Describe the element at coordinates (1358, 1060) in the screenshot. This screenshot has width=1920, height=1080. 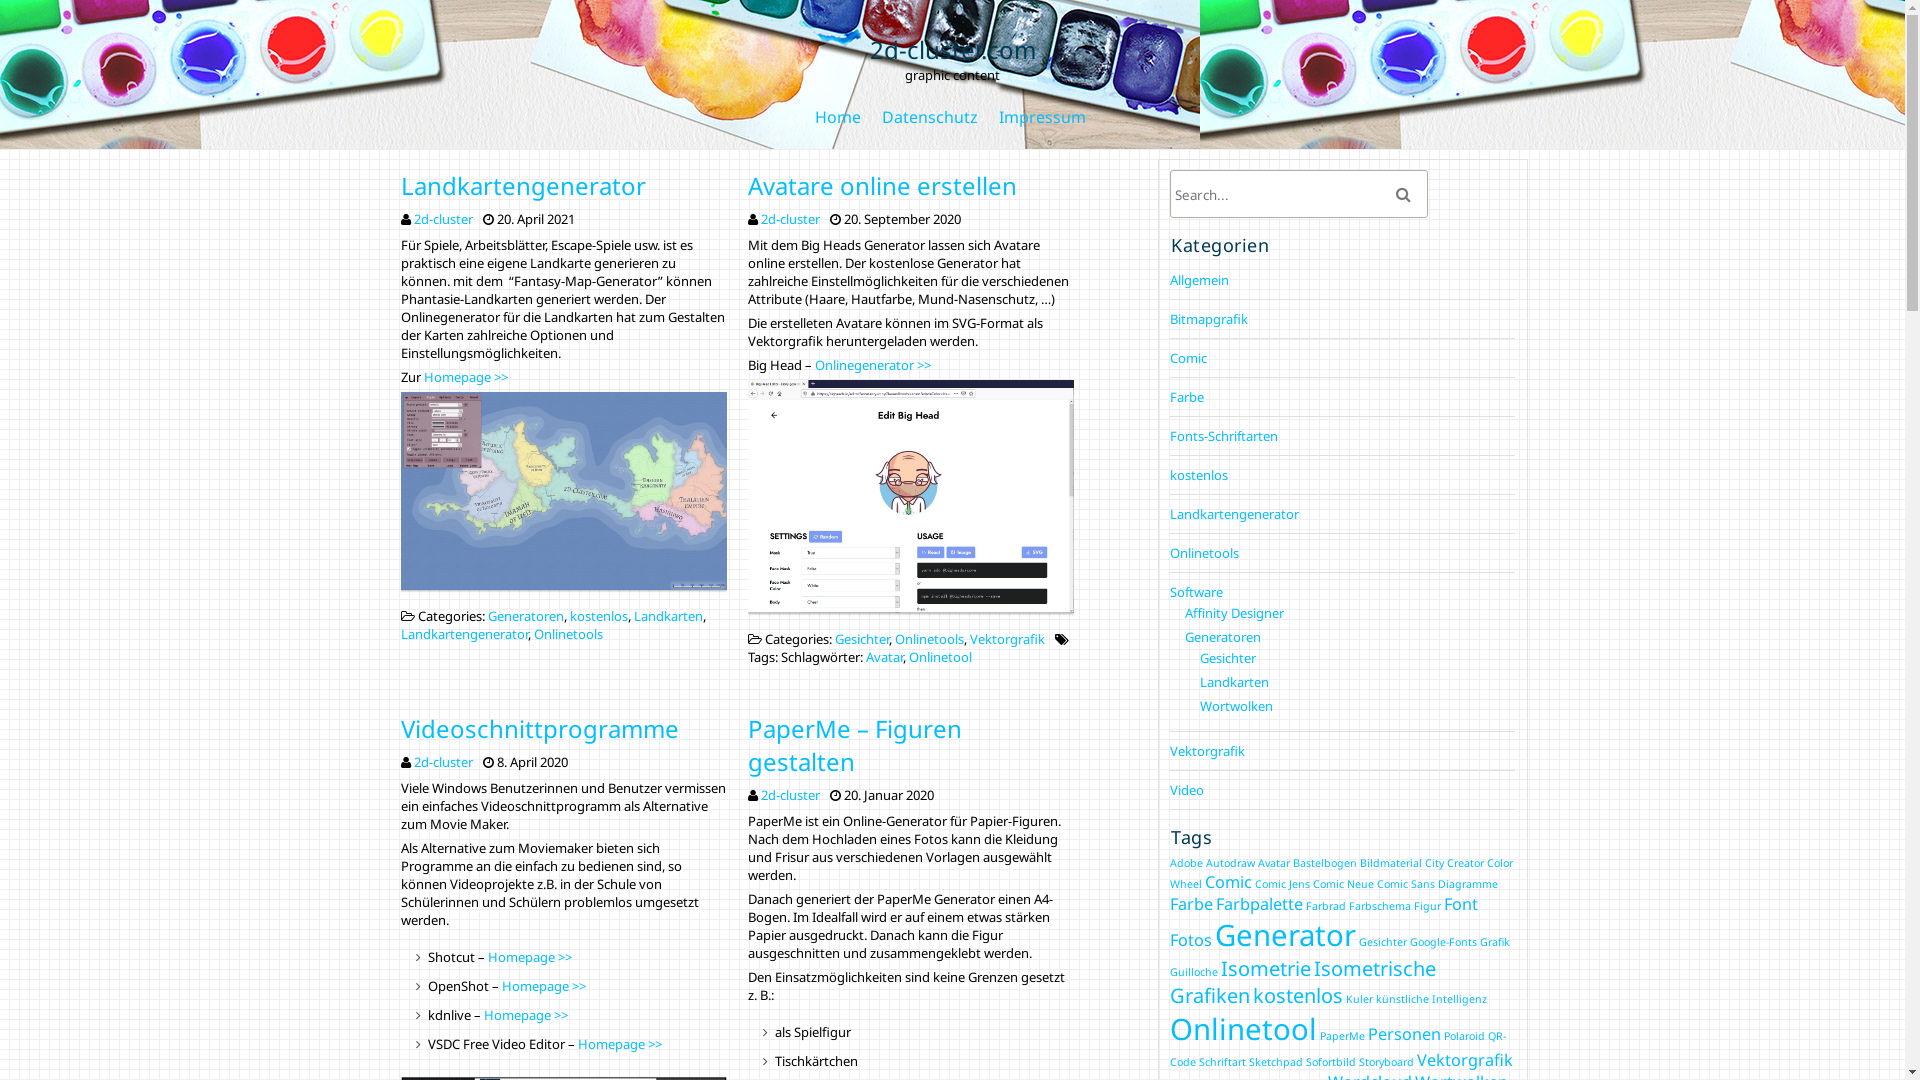
I see `'Storyboard'` at that location.